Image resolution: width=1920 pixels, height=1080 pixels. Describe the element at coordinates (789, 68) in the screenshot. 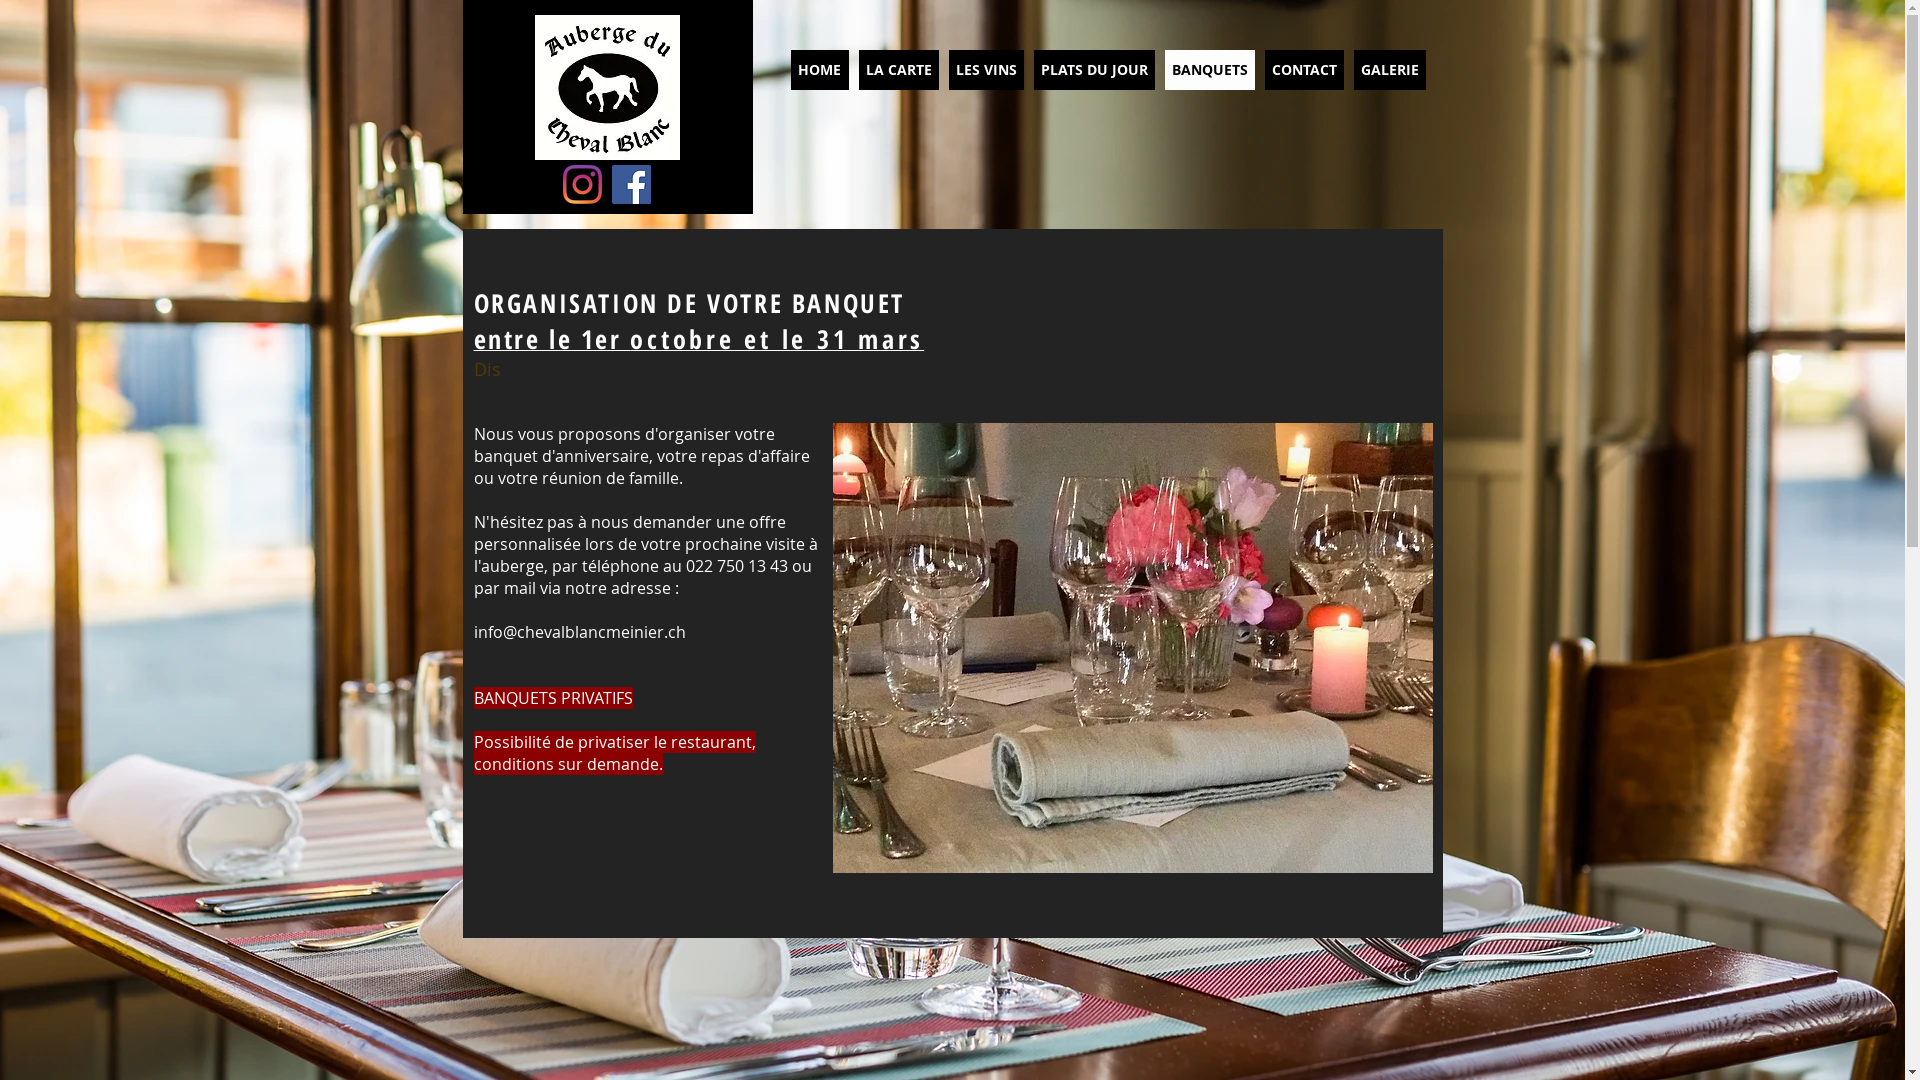

I see `'HOME'` at that location.